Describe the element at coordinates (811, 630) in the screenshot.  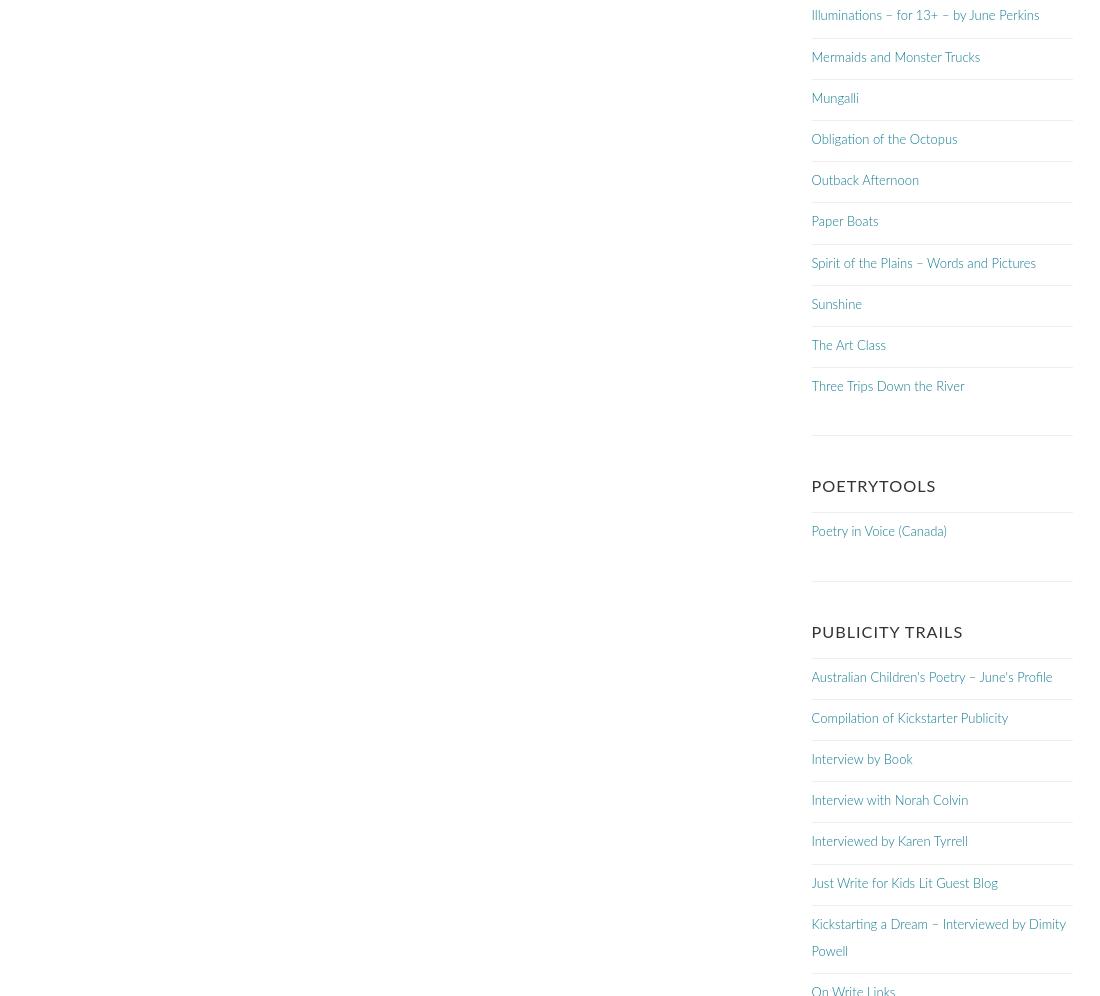
I see `'Publicity Trails'` at that location.